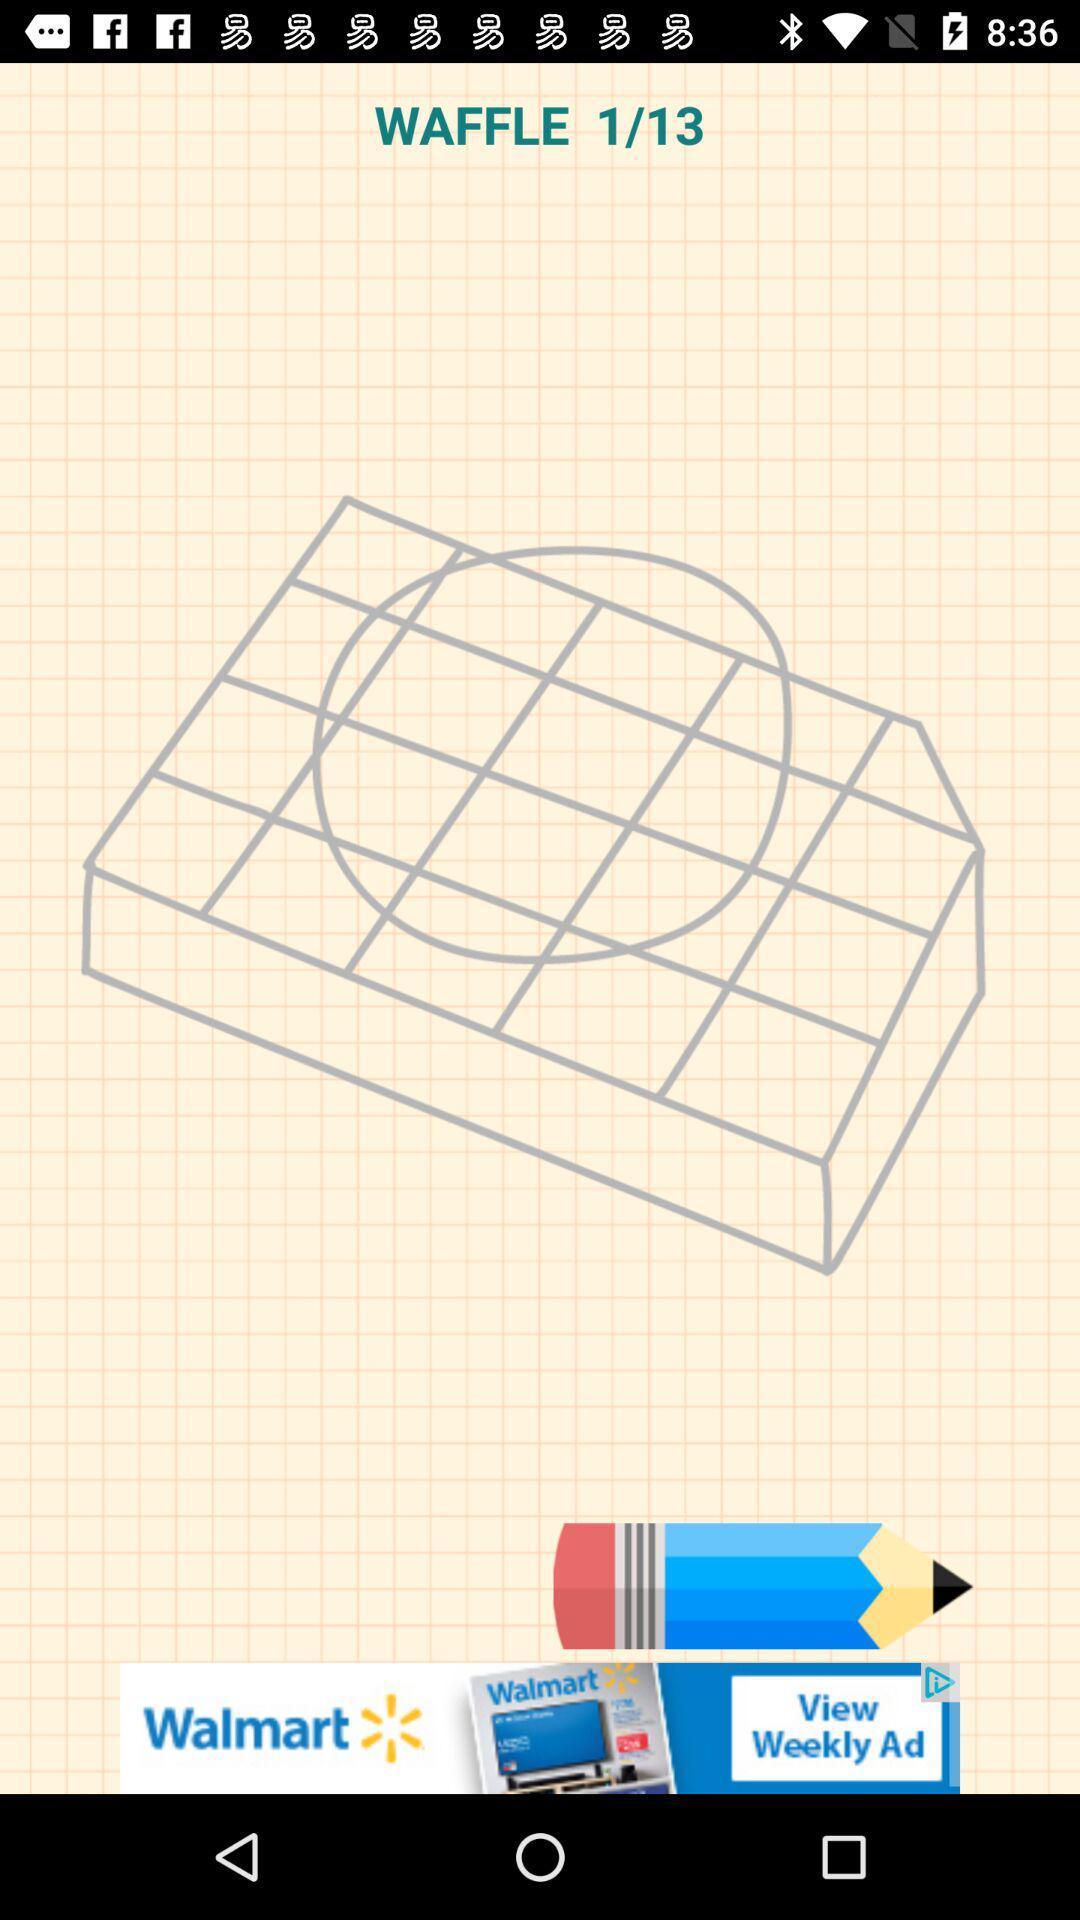  What do you see at coordinates (540, 1727) in the screenshot?
I see `advertising bar` at bounding box center [540, 1727].